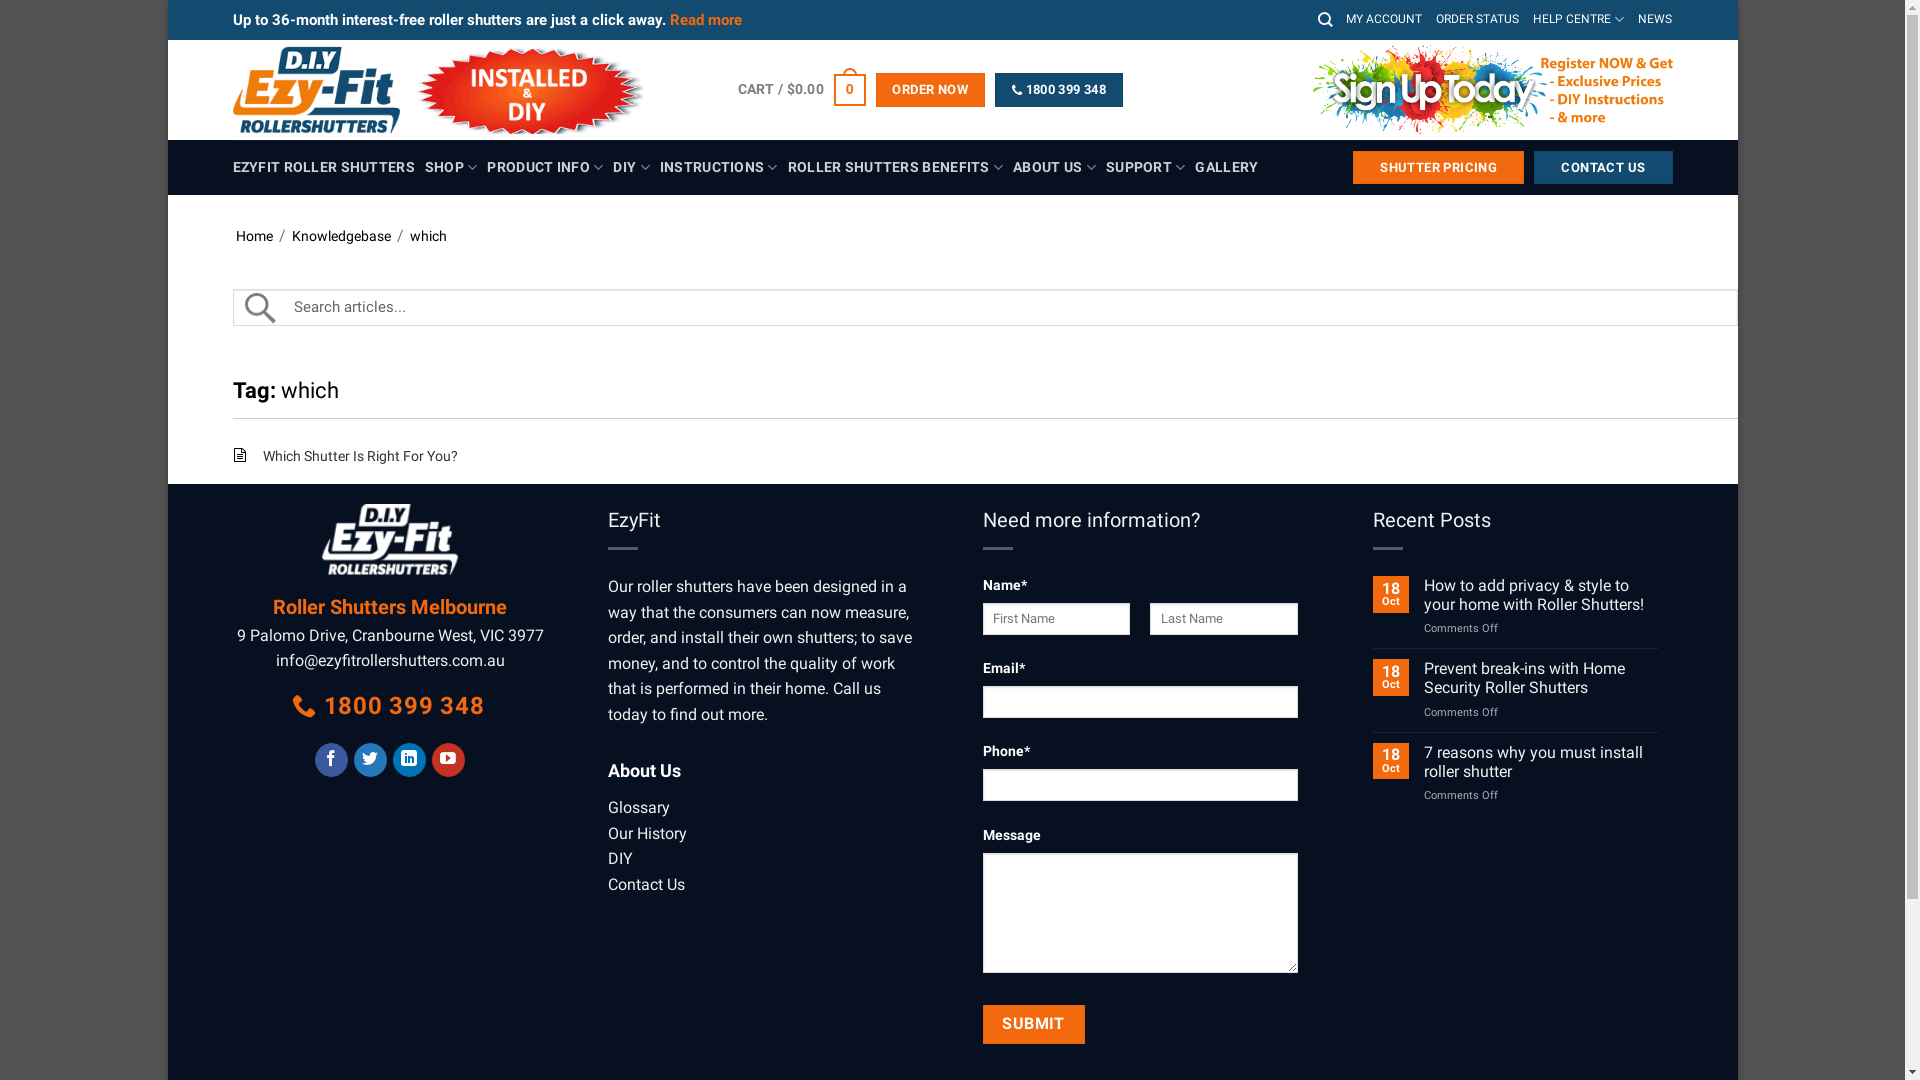 Image resolution: width=1920 pixels, height=1080 pixels. What do you see at coordinates (894, 166) in the screenshot?
I see `'ROLLER SHUTTERS BENEFITS'` at bounding box center [894, 166].